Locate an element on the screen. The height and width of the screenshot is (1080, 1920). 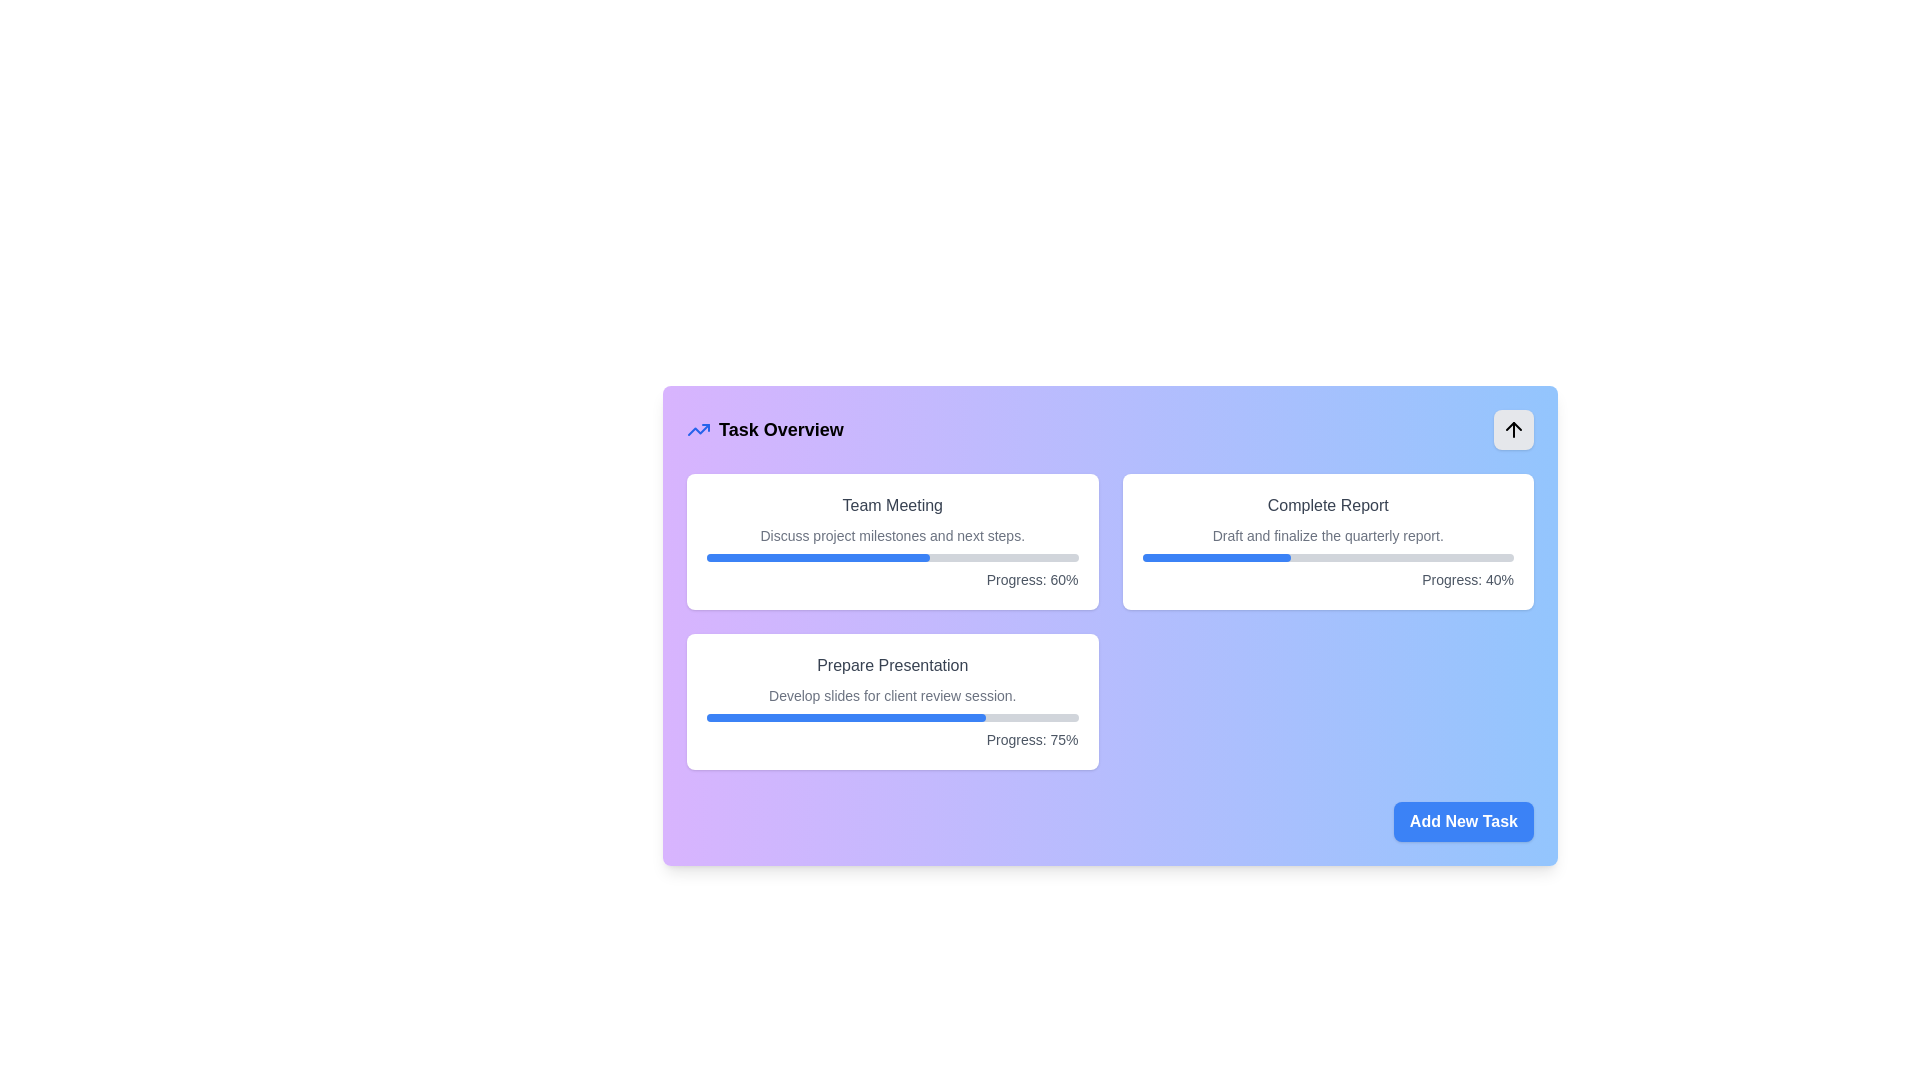
progress percentage from the progress bar located in the 'Team Meeting' task overview card, which visually indicates completion at 60% is located at coordinates (818, 558).